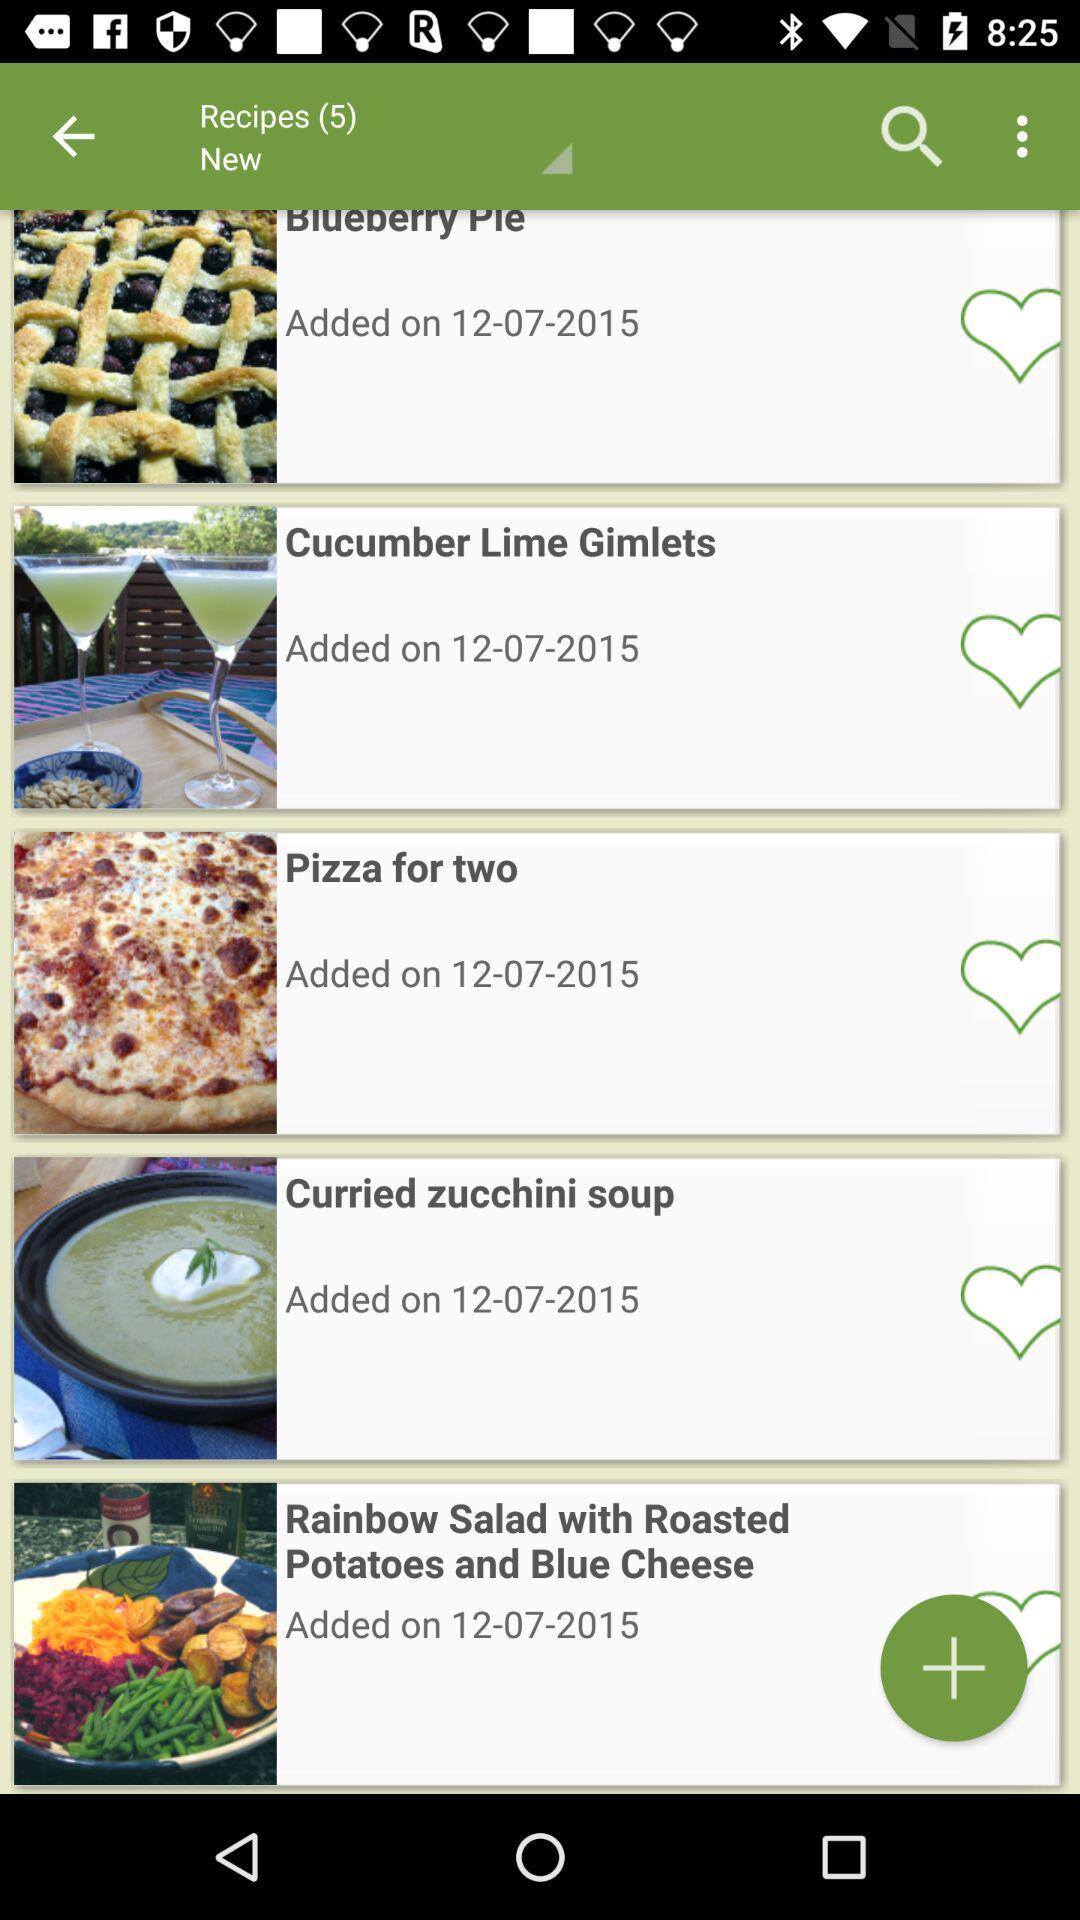  Describe the element at coordinates (997, 1636) in the screenshot. I see `add option` at that location.